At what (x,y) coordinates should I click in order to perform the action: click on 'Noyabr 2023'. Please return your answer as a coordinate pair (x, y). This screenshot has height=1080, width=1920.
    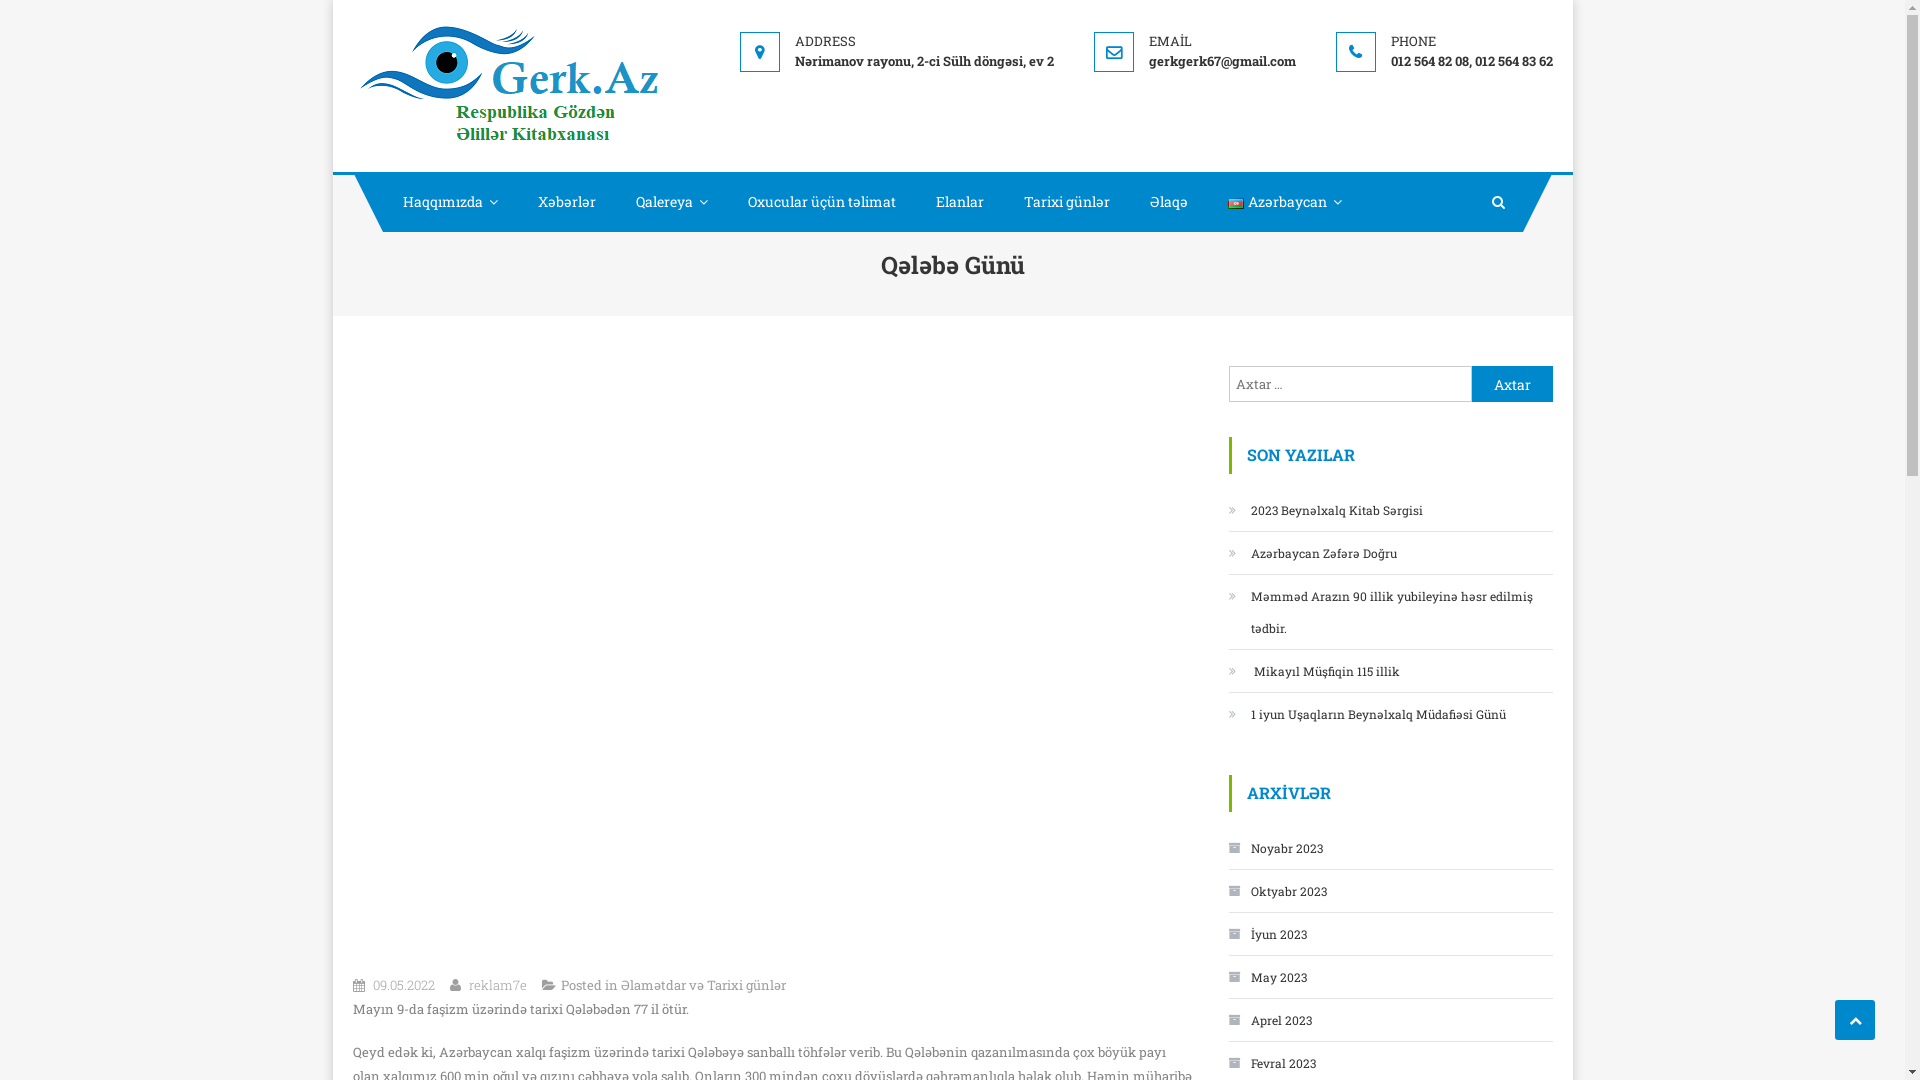
    Looking at the image, I should click on (1274, 848).